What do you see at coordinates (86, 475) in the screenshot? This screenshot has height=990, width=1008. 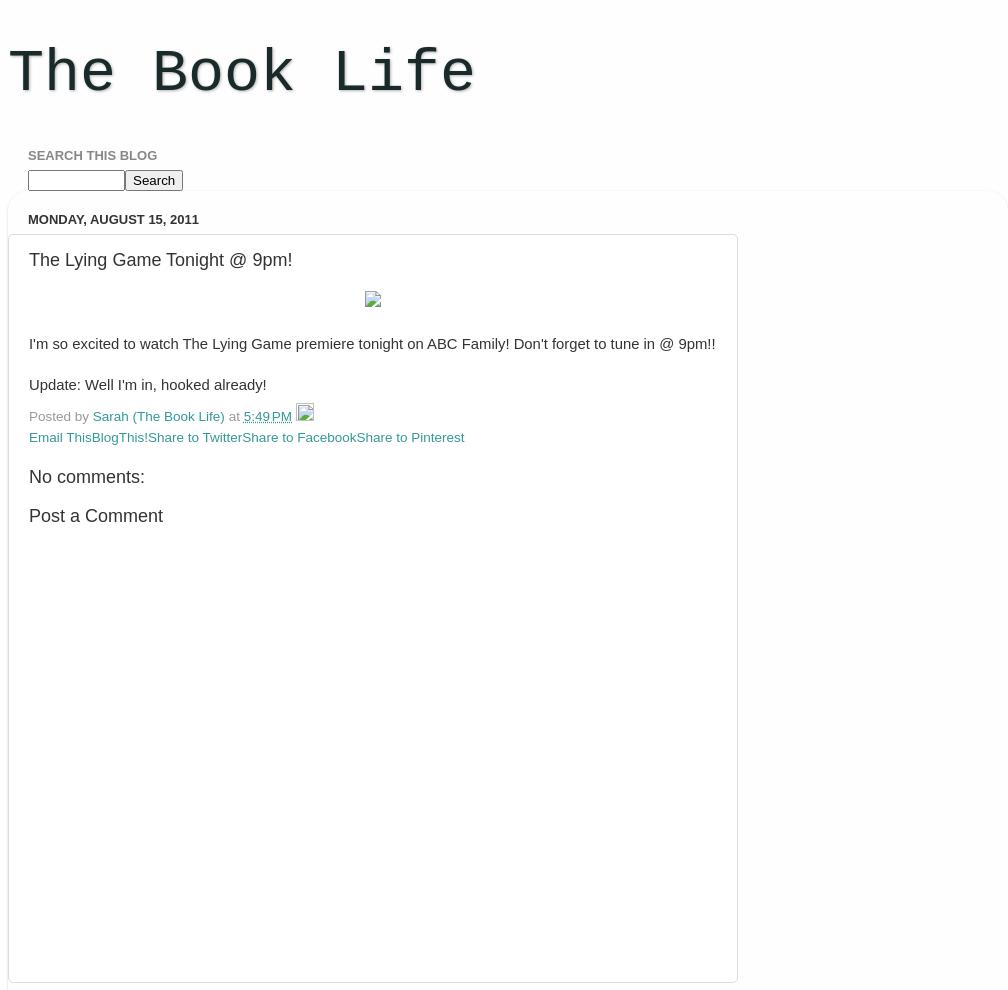 I see `'No comments:'` at bounding box center [86, 475].